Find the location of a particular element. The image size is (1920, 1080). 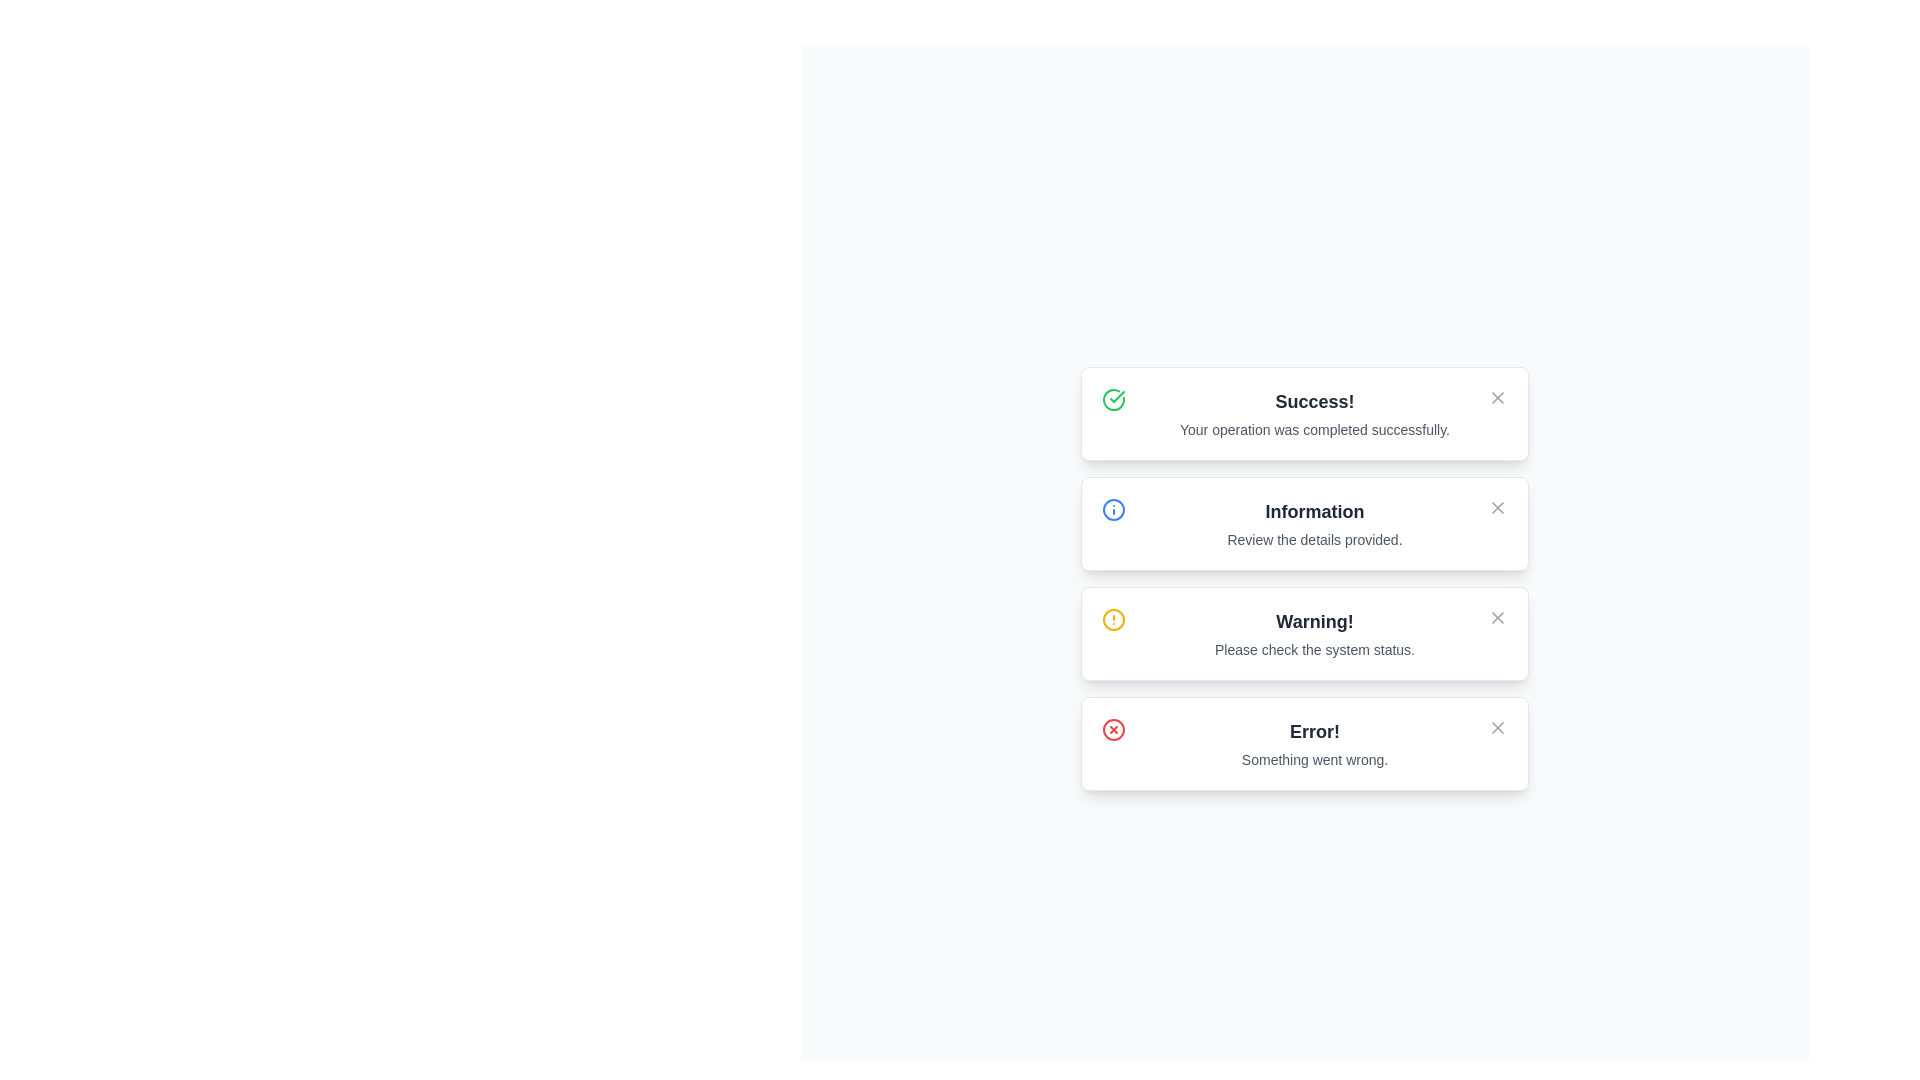

notification text block that displays 'Success!' and 'Your operation was completed successfully.' is located at coordinates (1315, 412).